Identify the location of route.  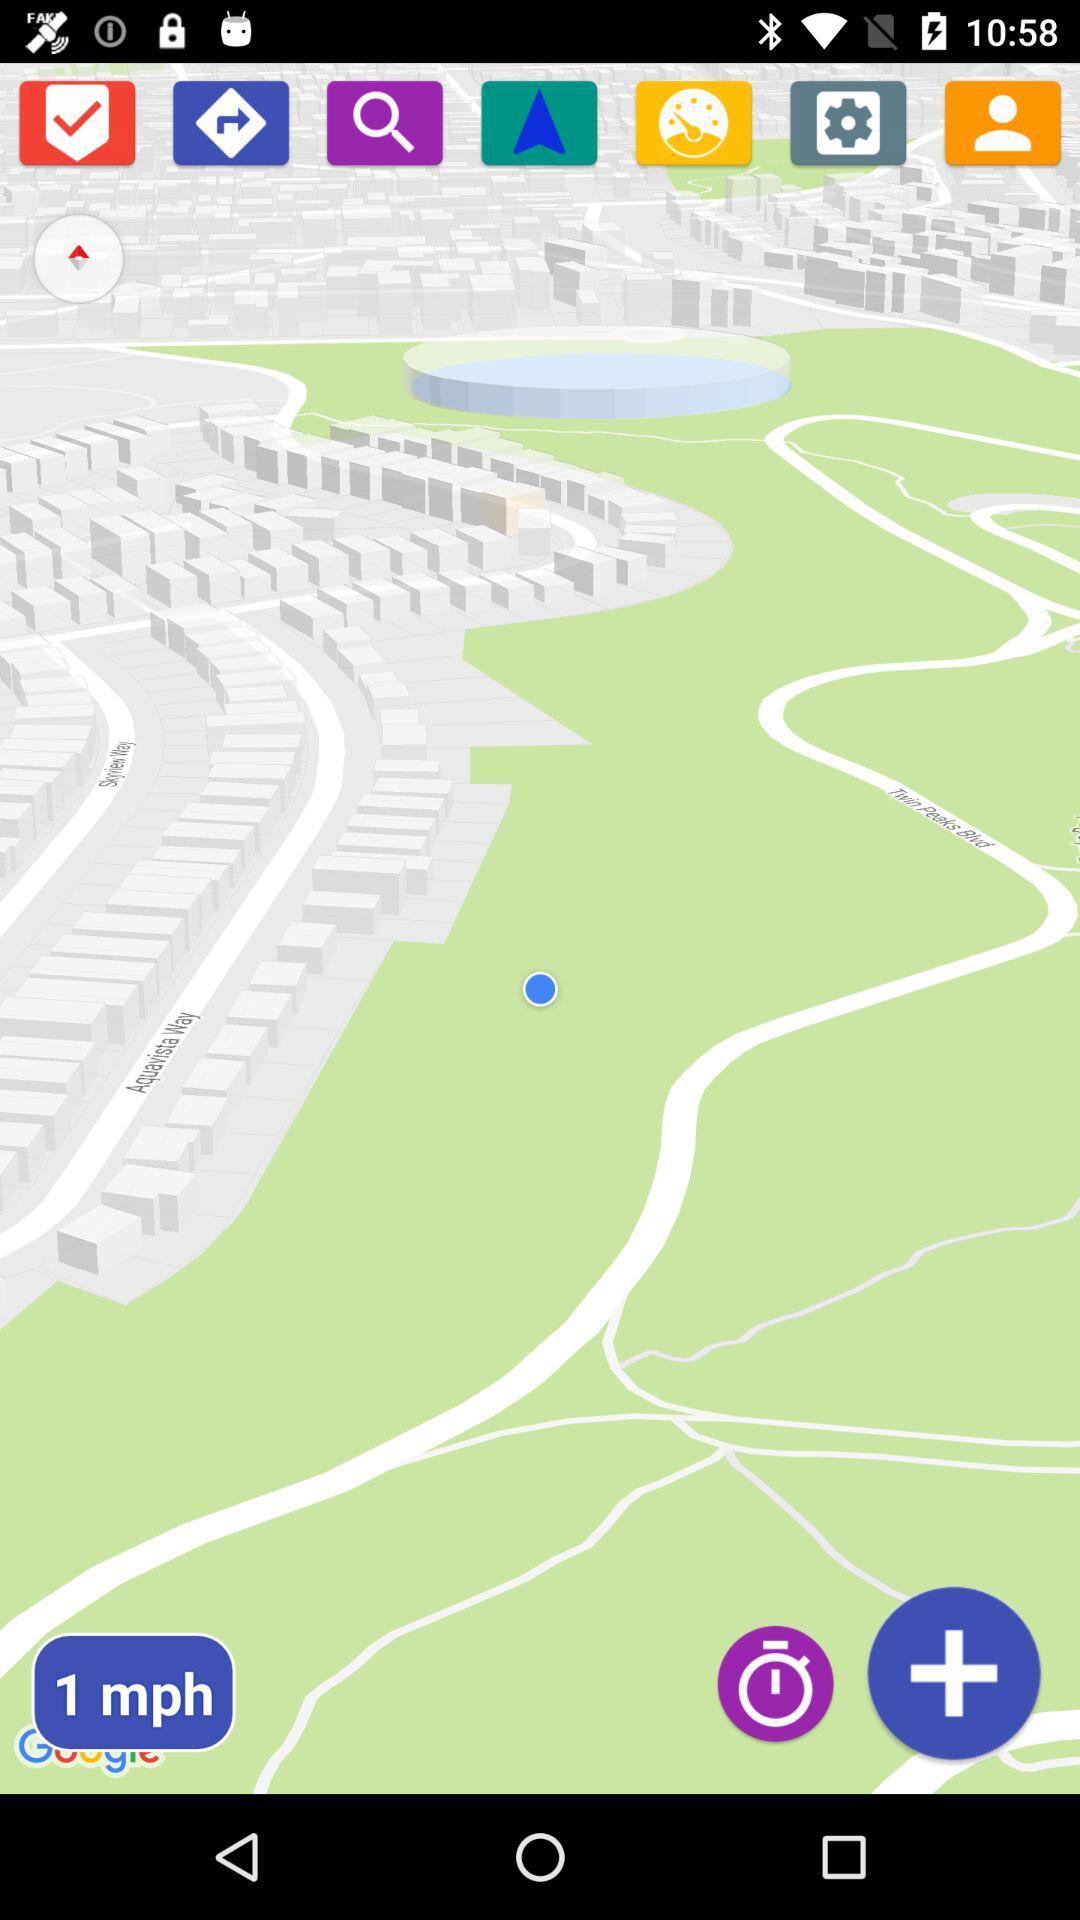
(952, 1673).